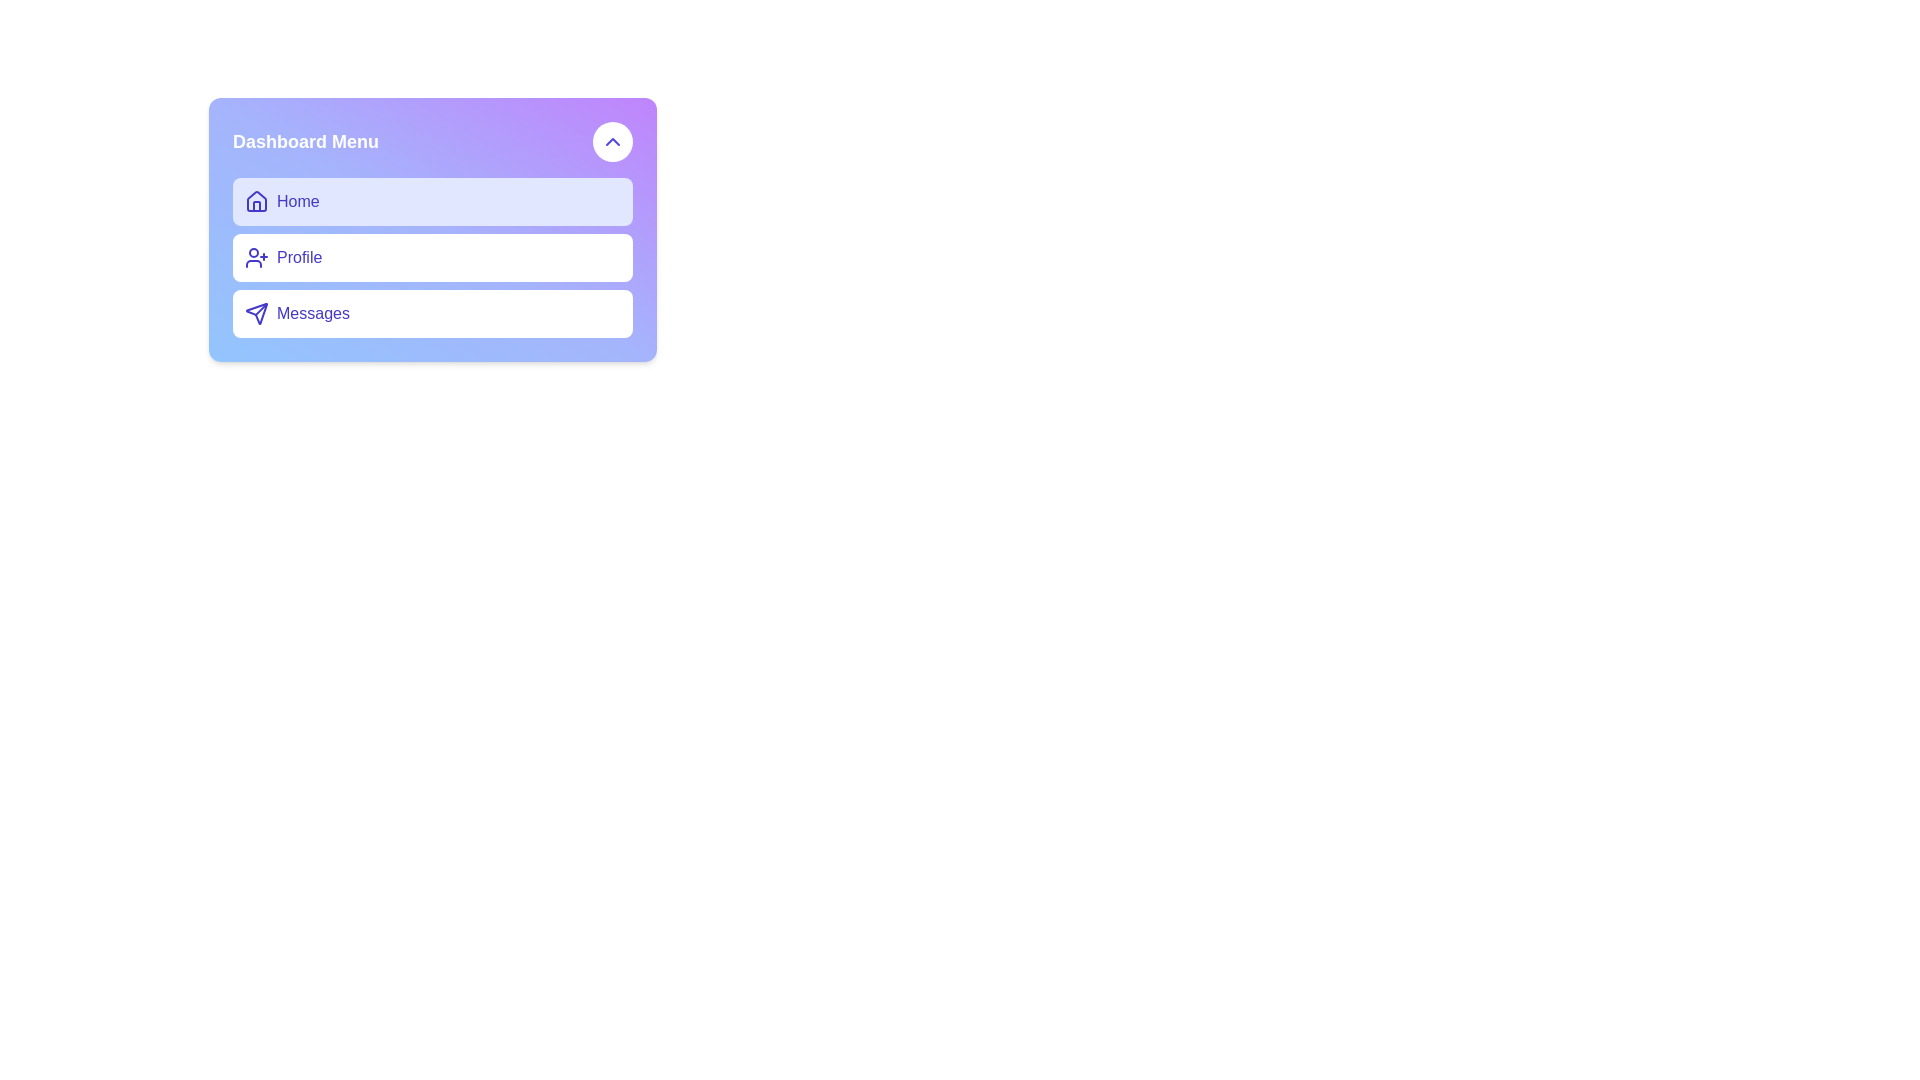 The height and width of the screenshot is (1080, 1920). I want to click on the icon that signifies sending messages, located to the left of the 'Messages' text label in the vertical menu structure, so click(256, 313).